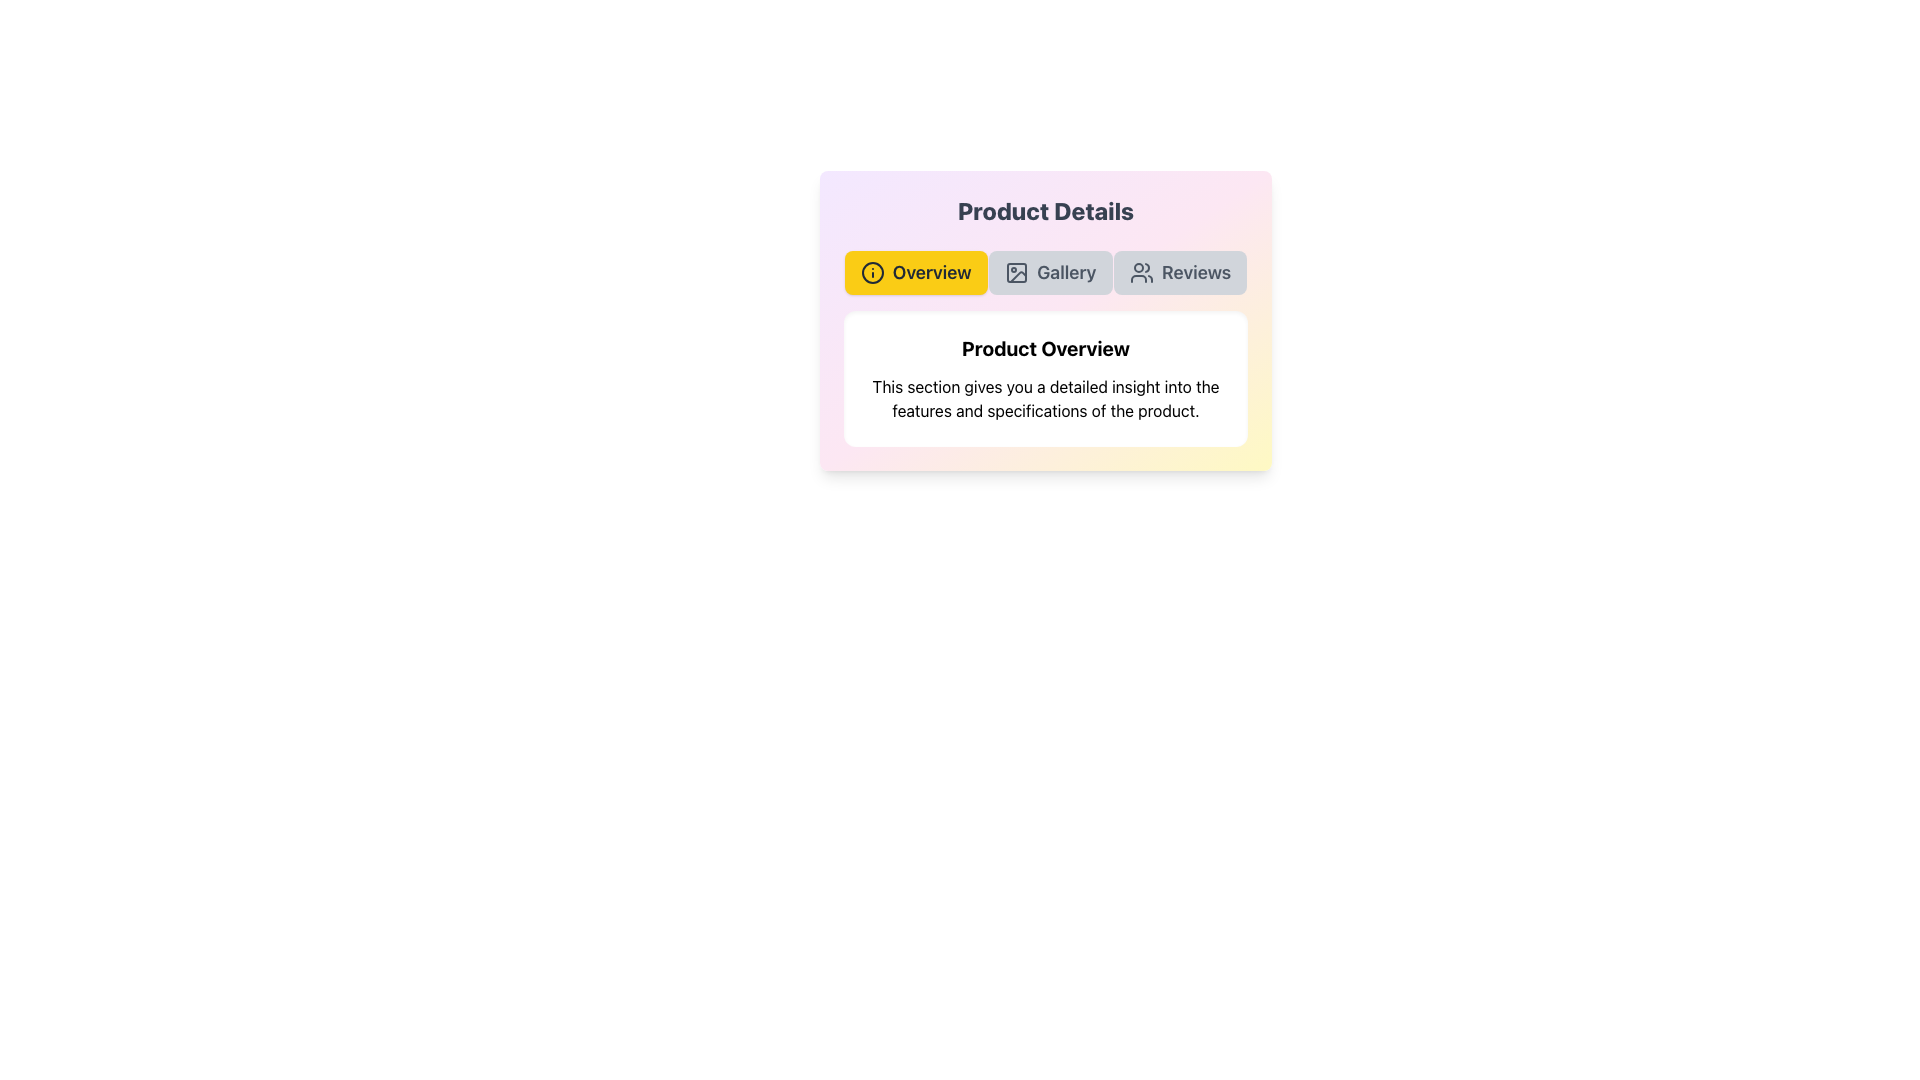  I want to click on the graphical content of the gallery icon, which is a diagonal line sloping downwards from left to right, located within the second button of the tab navigation bar at the top of the card, so click(1018, 277).